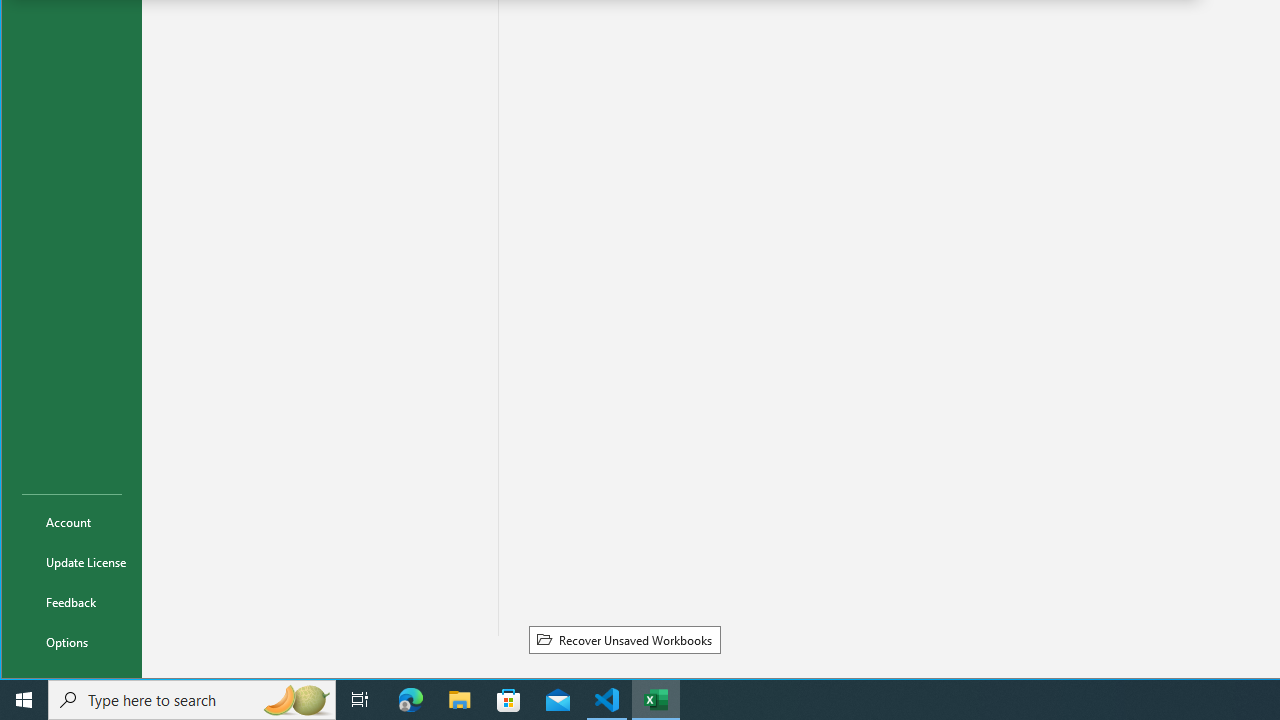 This screenshot has width=1280, height=720. What do you see at coordinates (72, 600) in the screenshot?
I see `'Feedback'` at bounding box center [72, 600].